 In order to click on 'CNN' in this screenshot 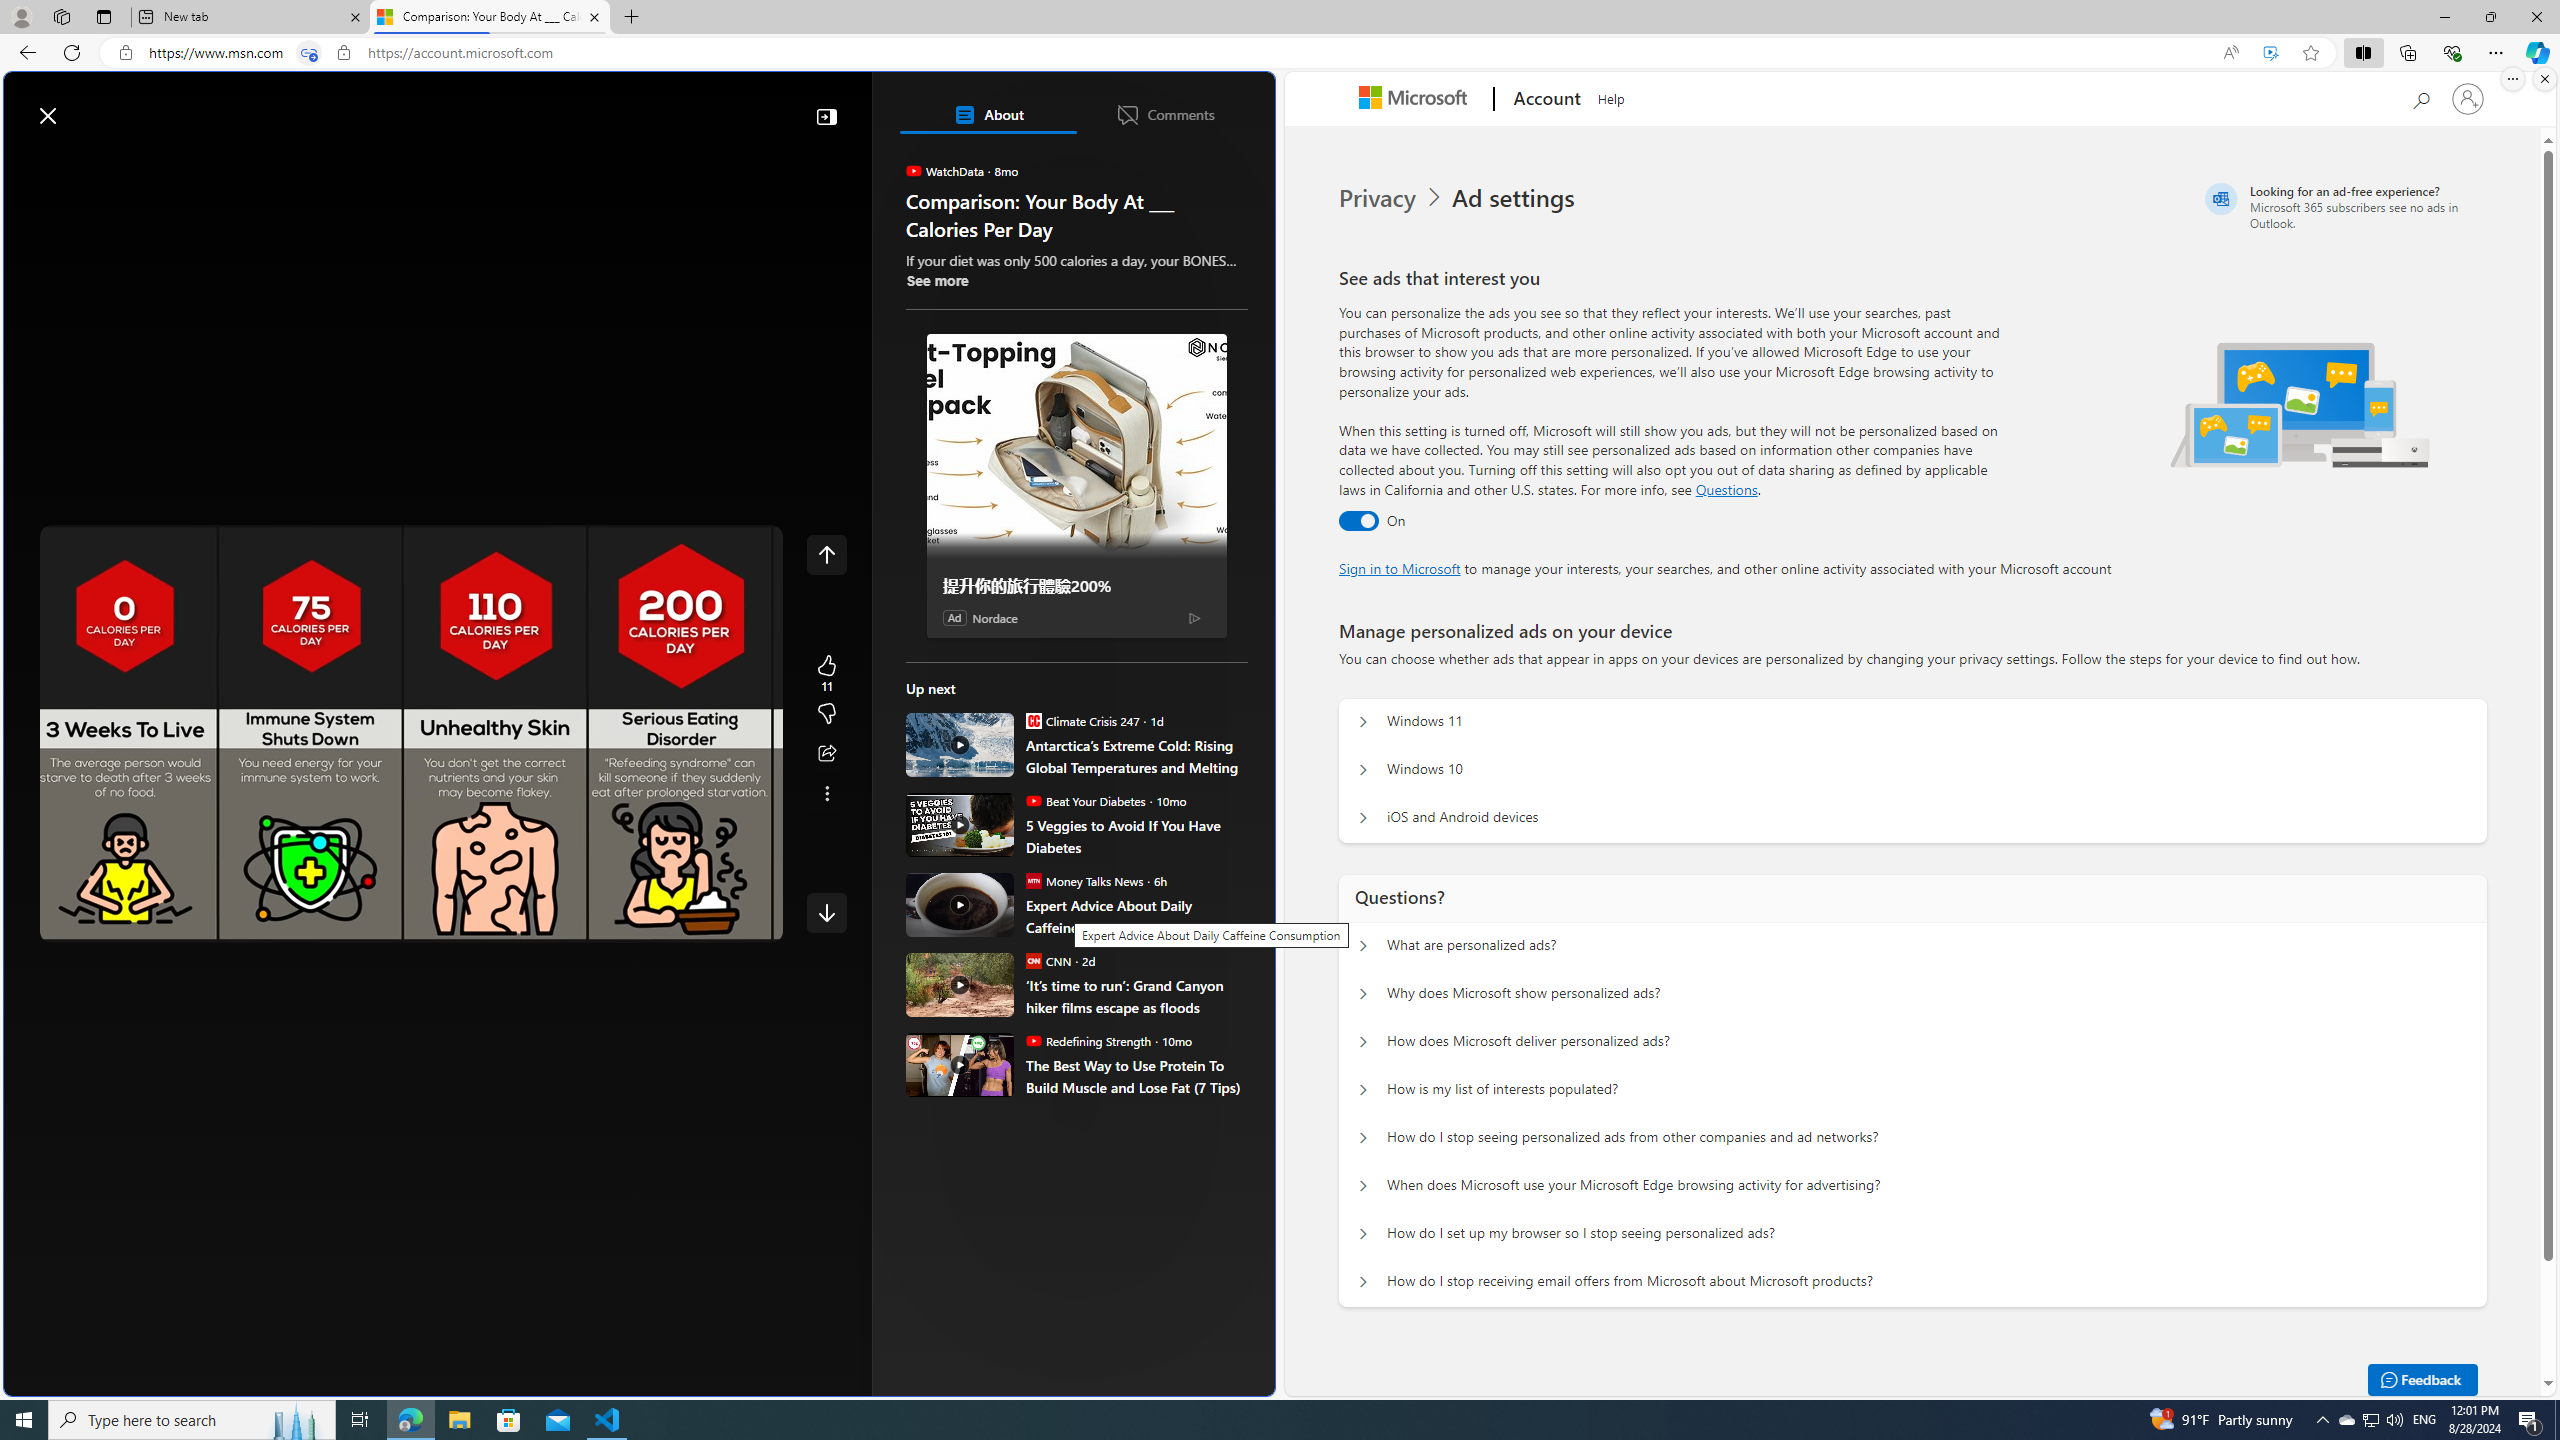, I will do `click(1031, 960)`.